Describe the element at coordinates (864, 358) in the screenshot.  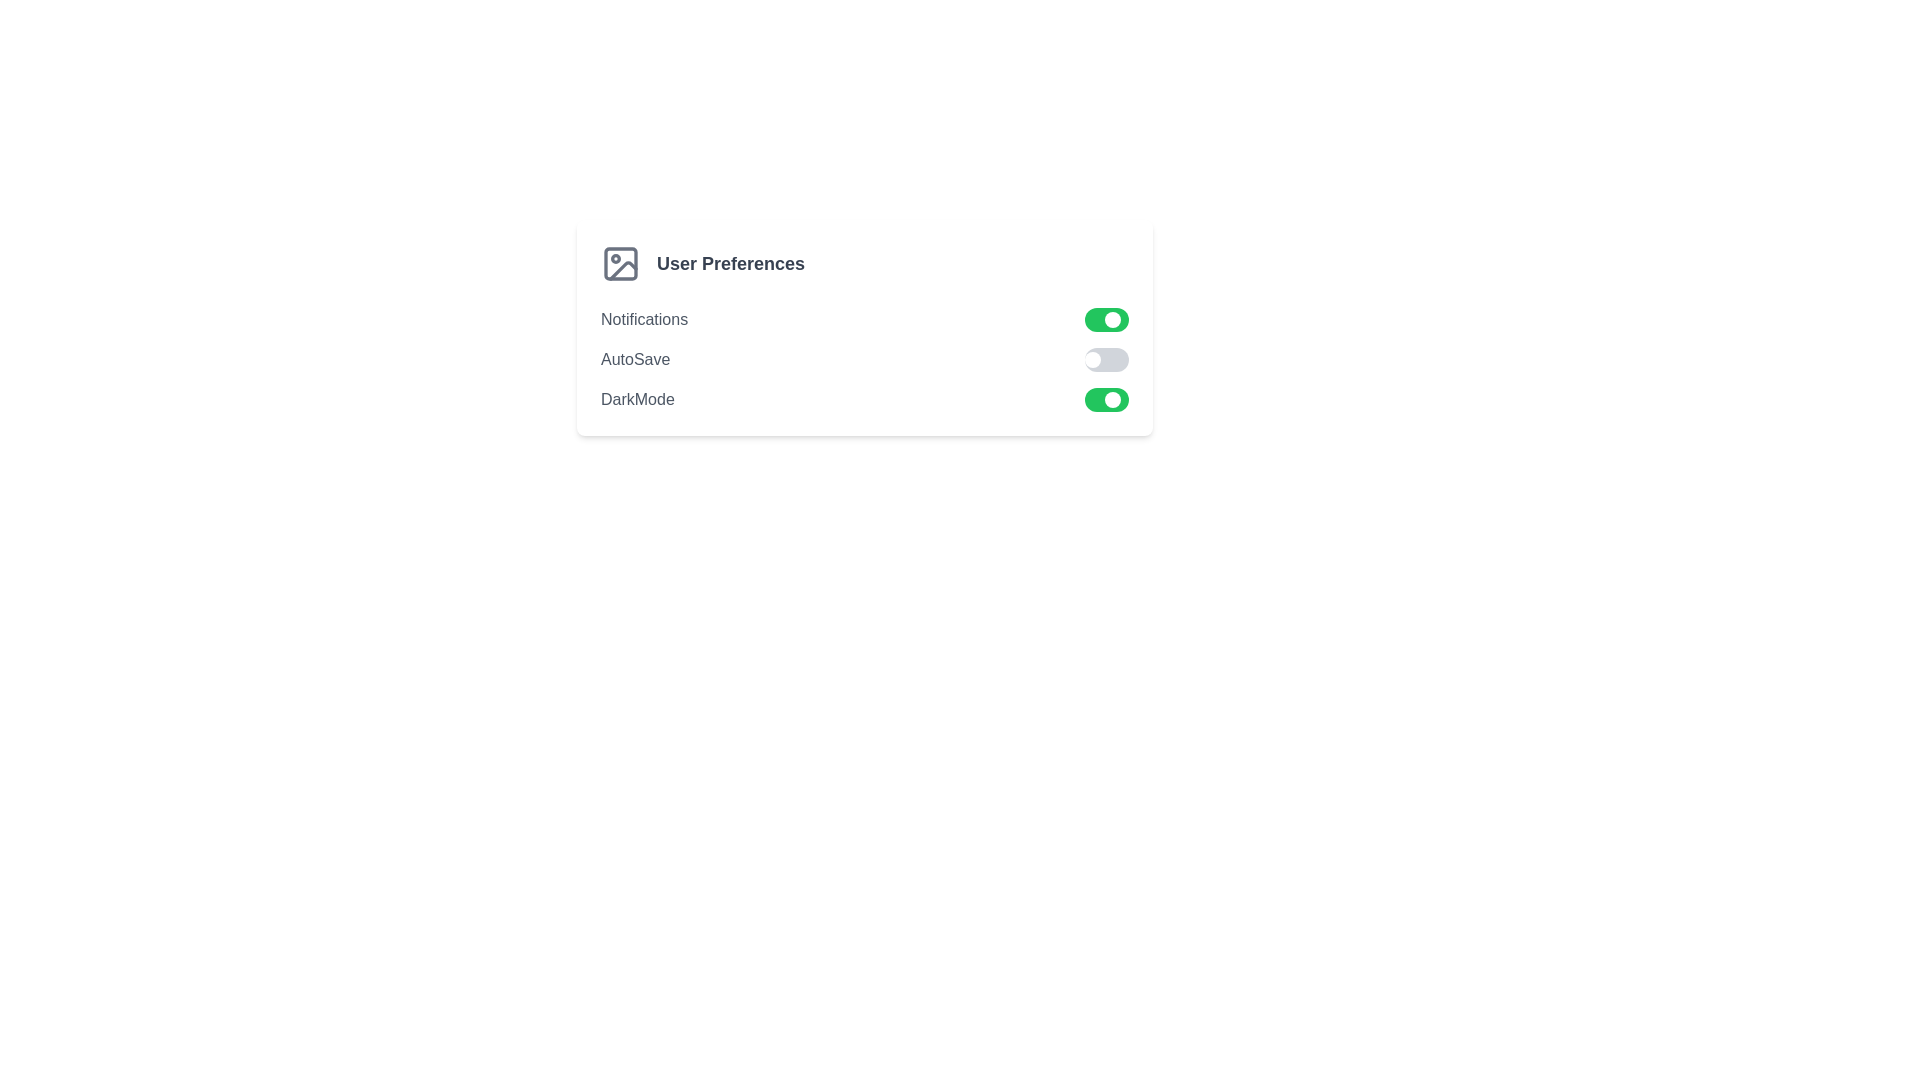
I see `the 'autoSave' toggle switch located in the 'User Preferences' section to switch it on or off` at that location.